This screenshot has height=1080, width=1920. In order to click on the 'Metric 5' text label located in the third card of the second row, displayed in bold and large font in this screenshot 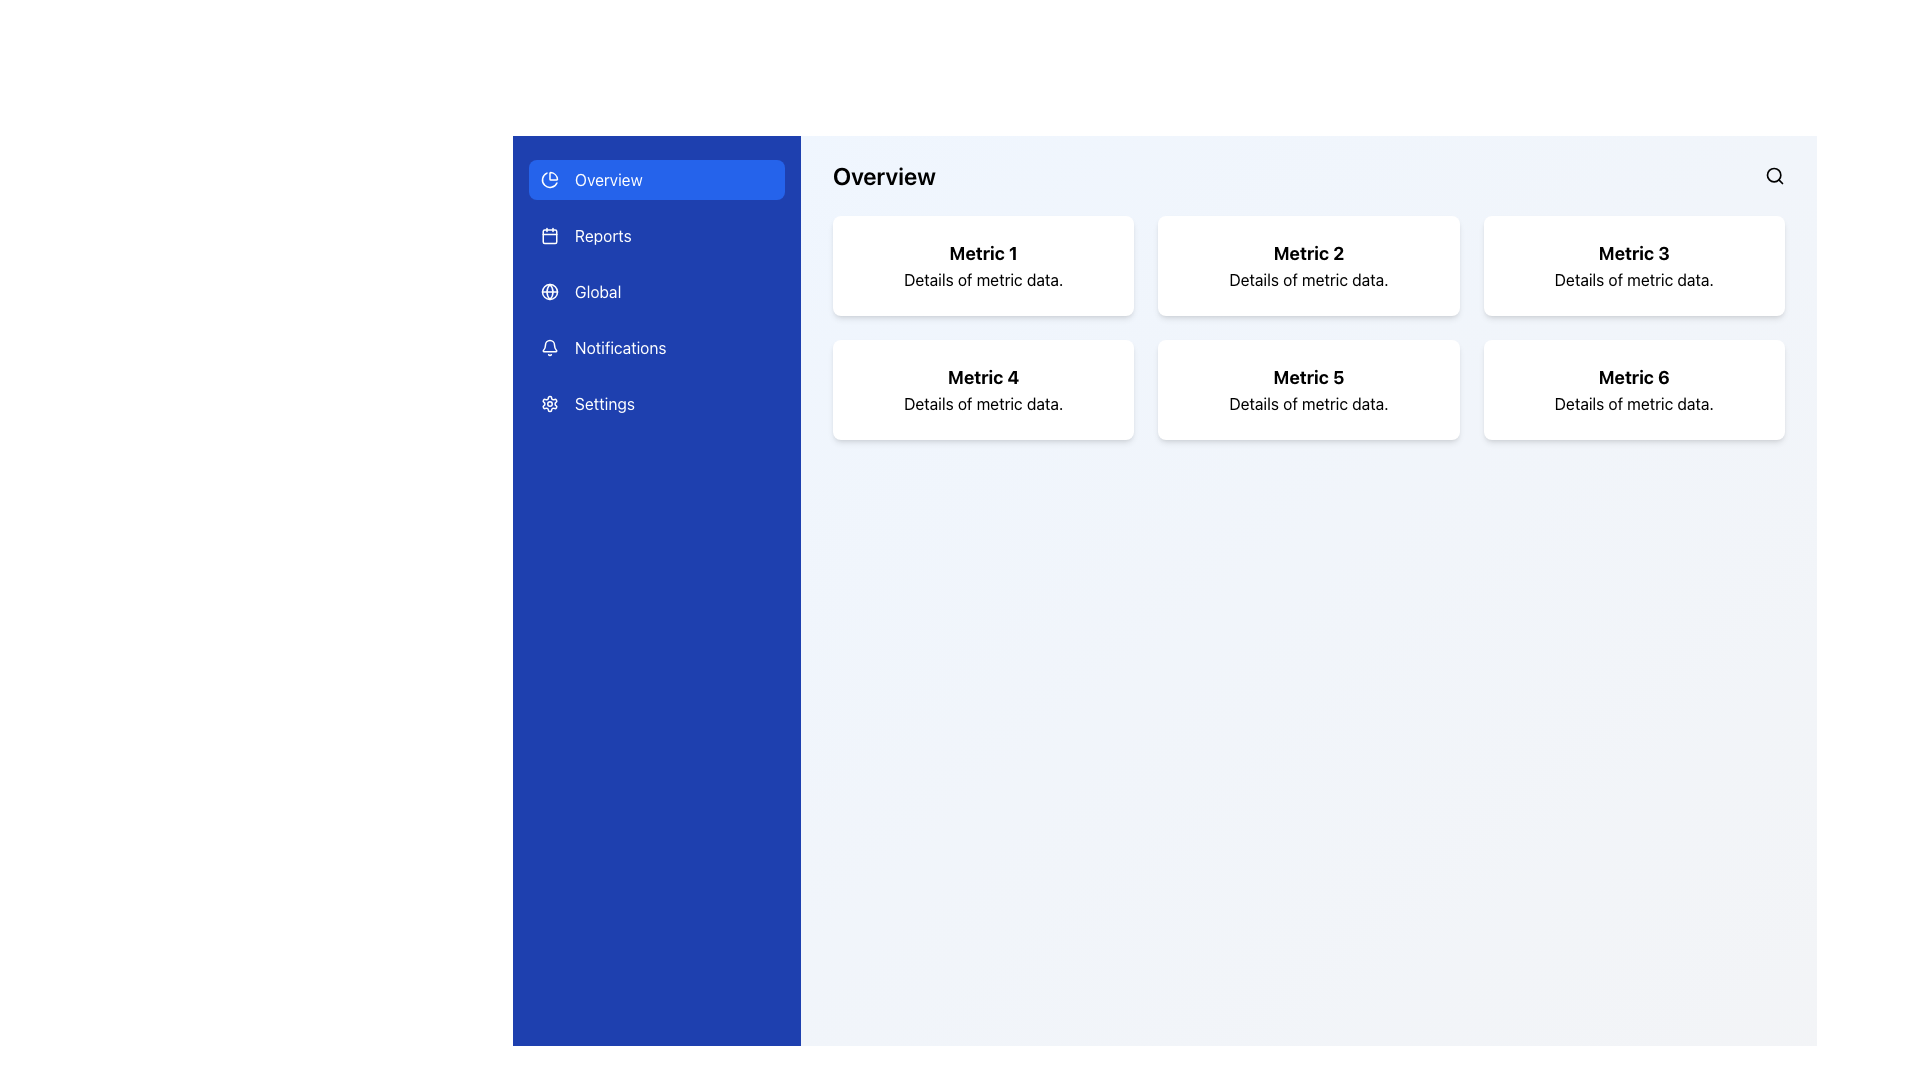, I will do `click(1309, 378)`.